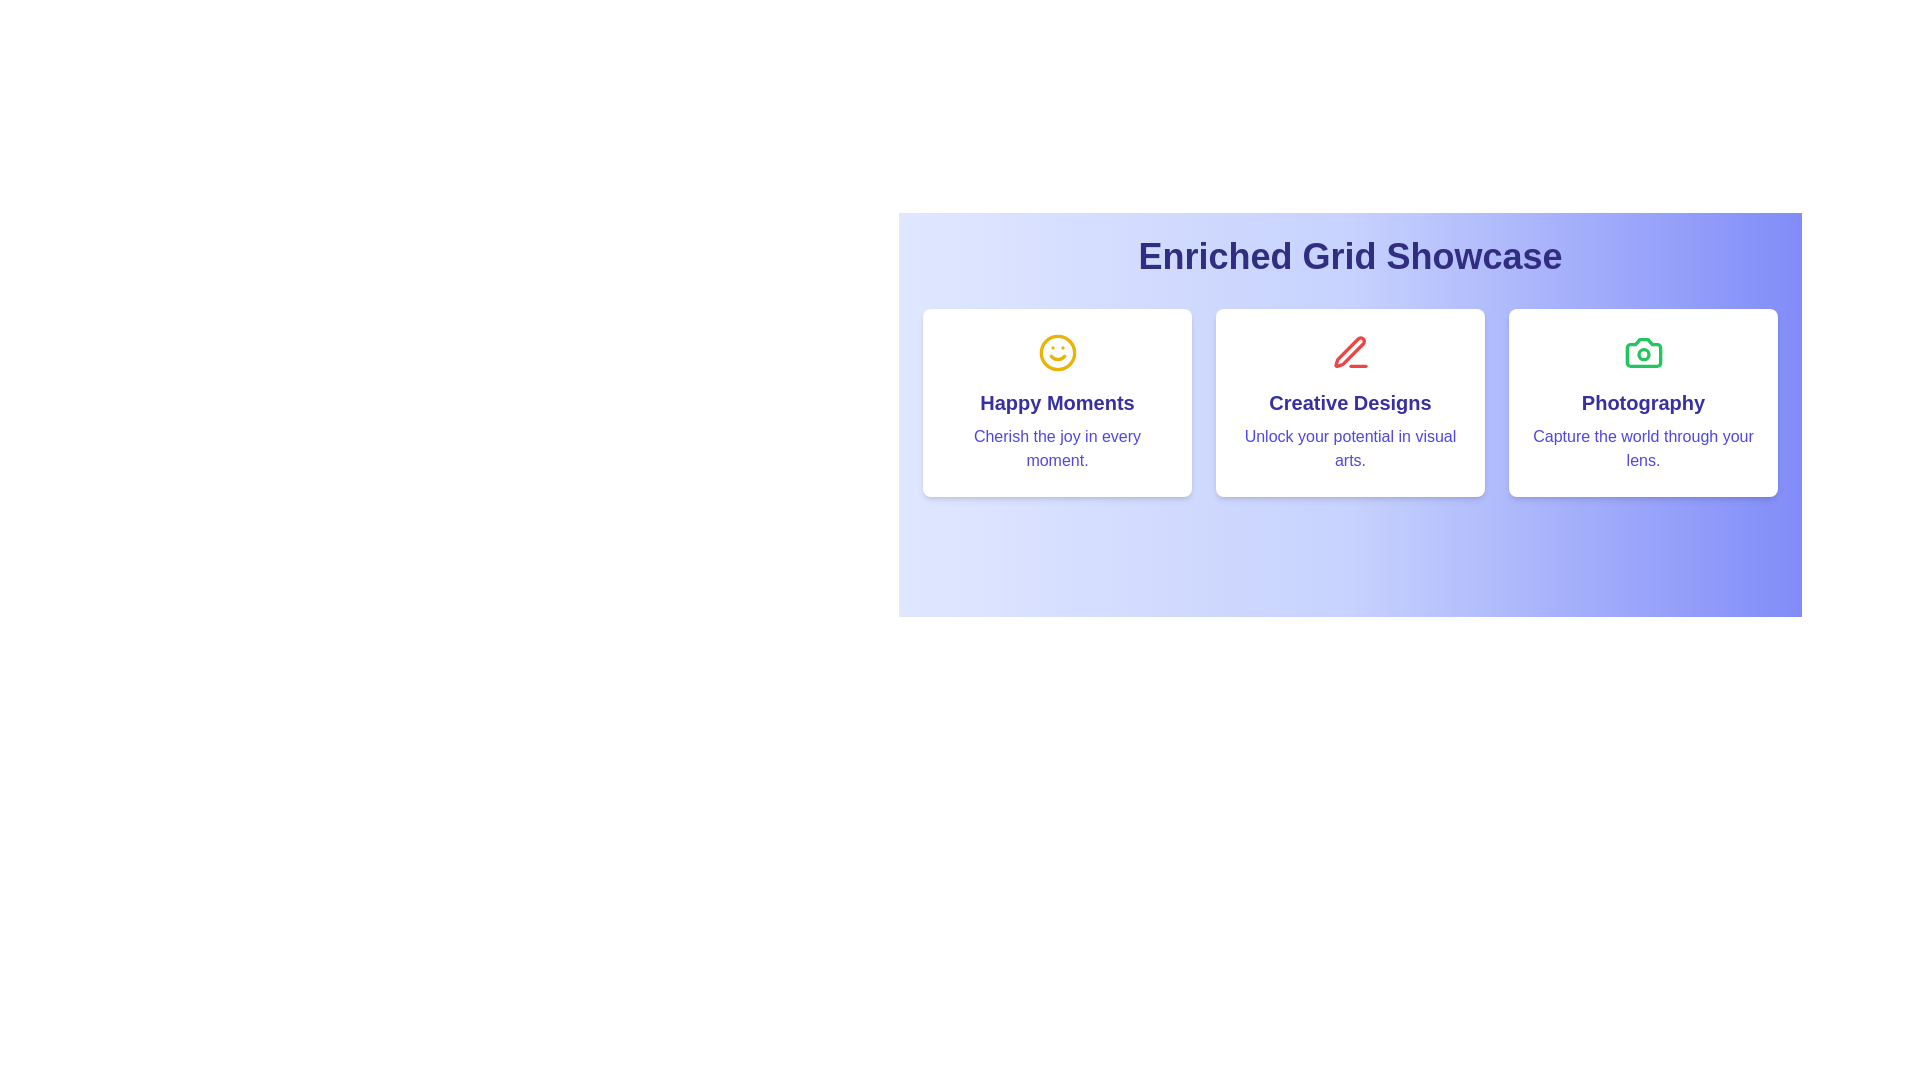 This screenshot has width=1920, height=1080. Describe the element at coordinates (1643, 447) in the screenshot. I see `text label 'Capture the world through your lens.' styled in a lighter shade of indigo, located within the card element below the title 'Photography'` at that location.